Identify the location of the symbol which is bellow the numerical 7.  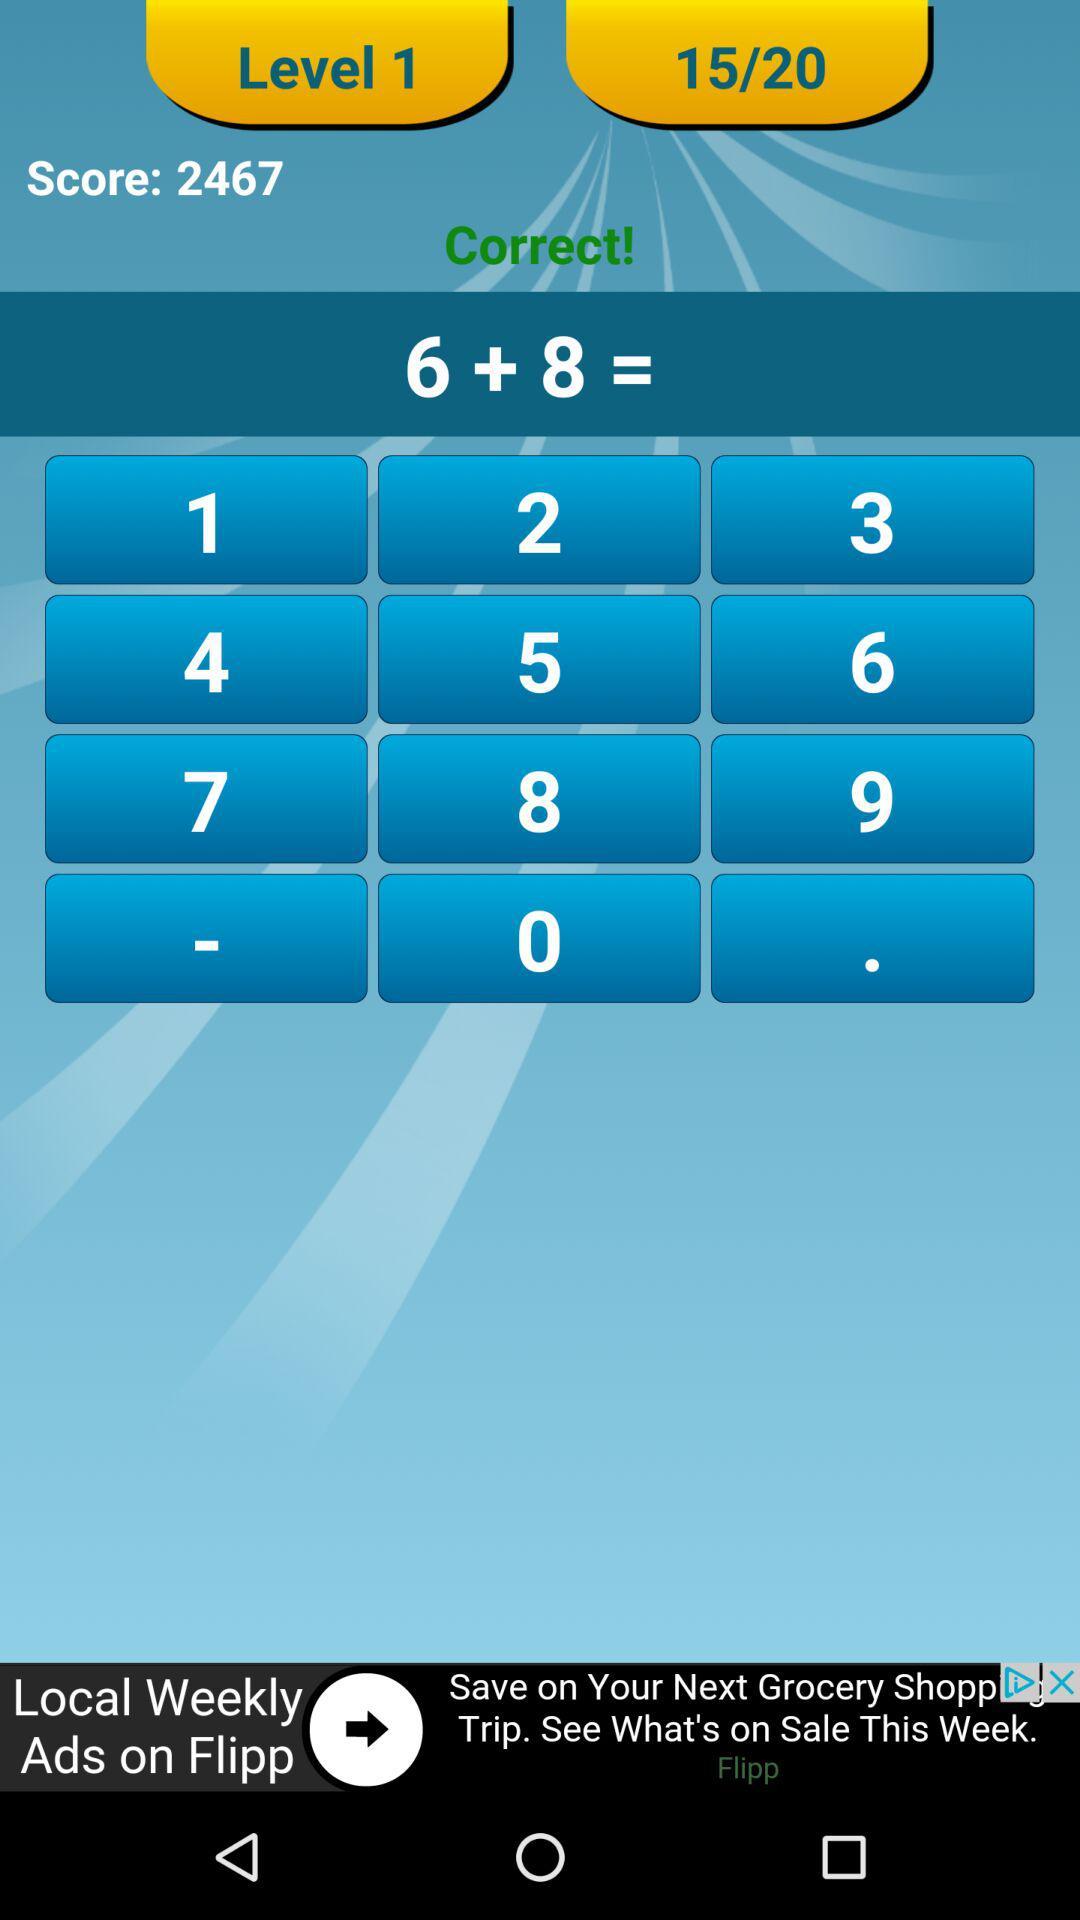
(206, 937).